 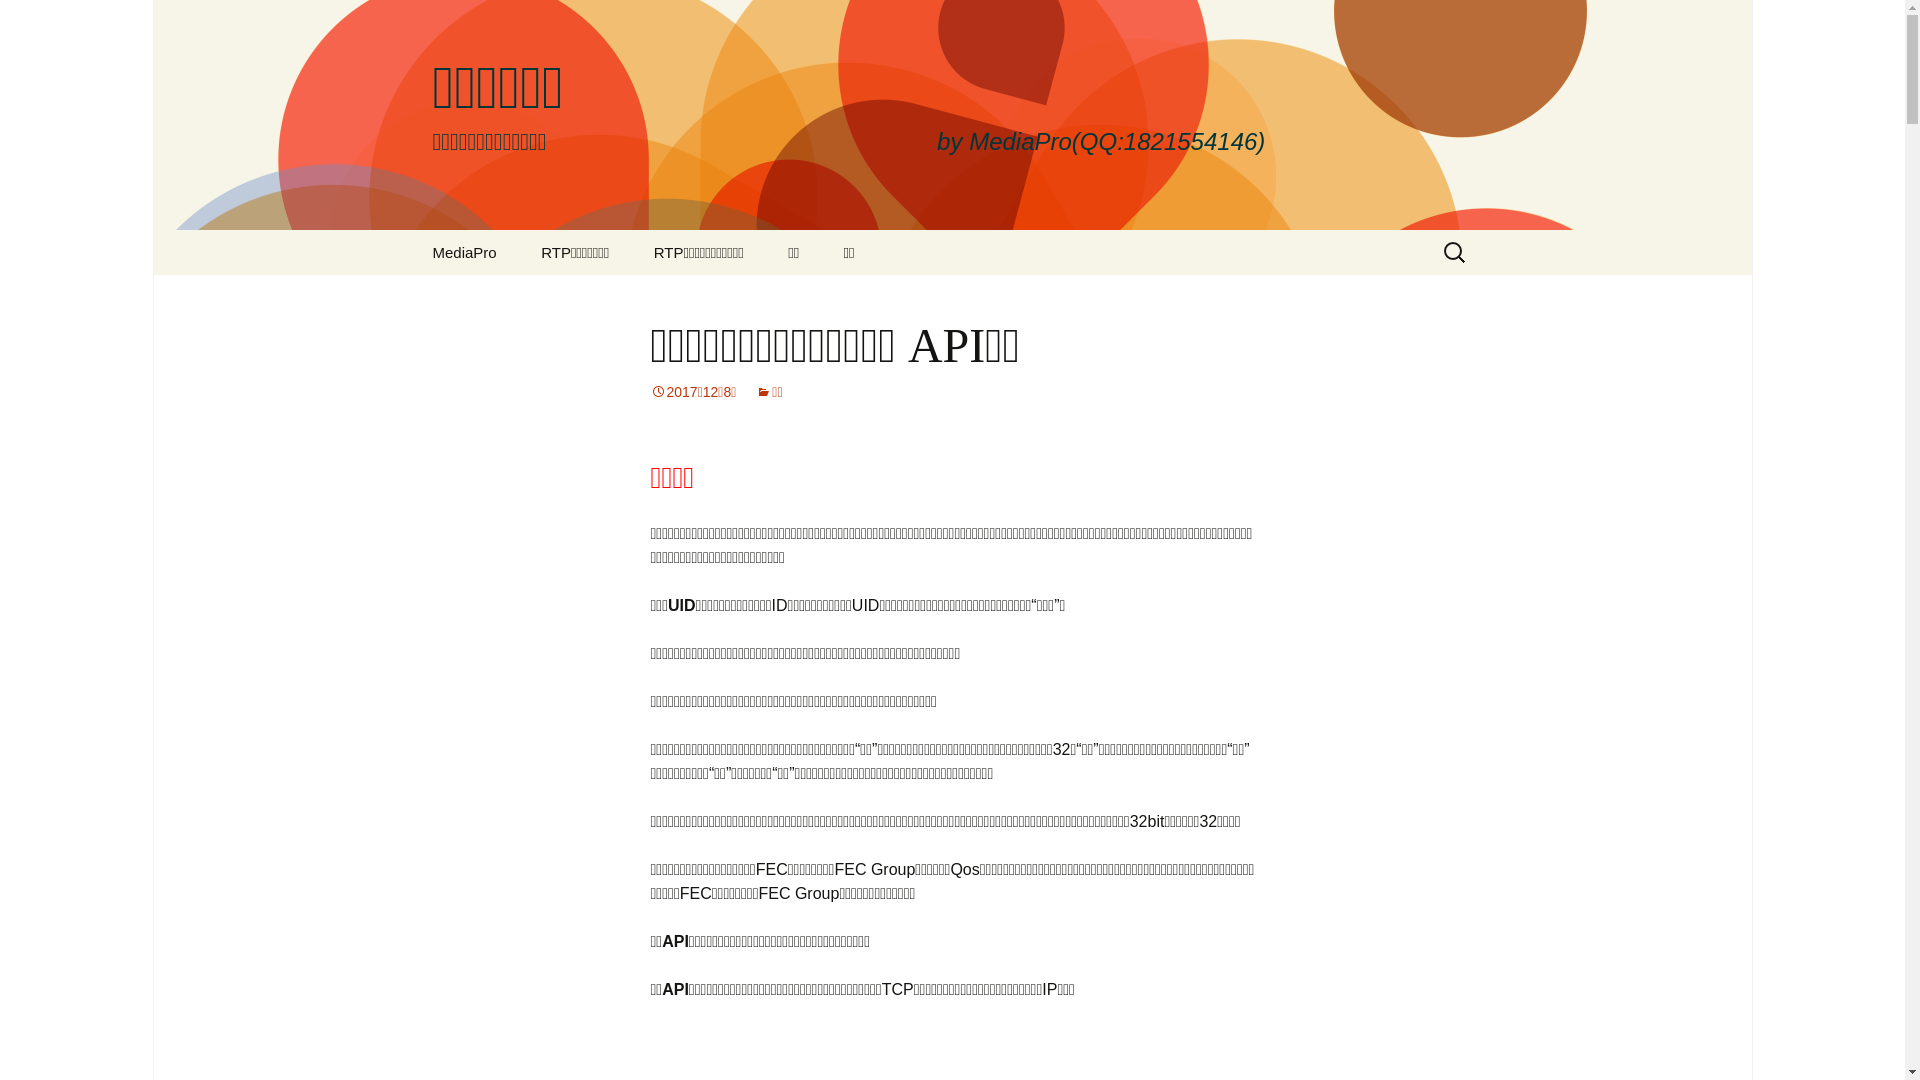 I want to click on 'MediaPro', so click(x=463, y=251).